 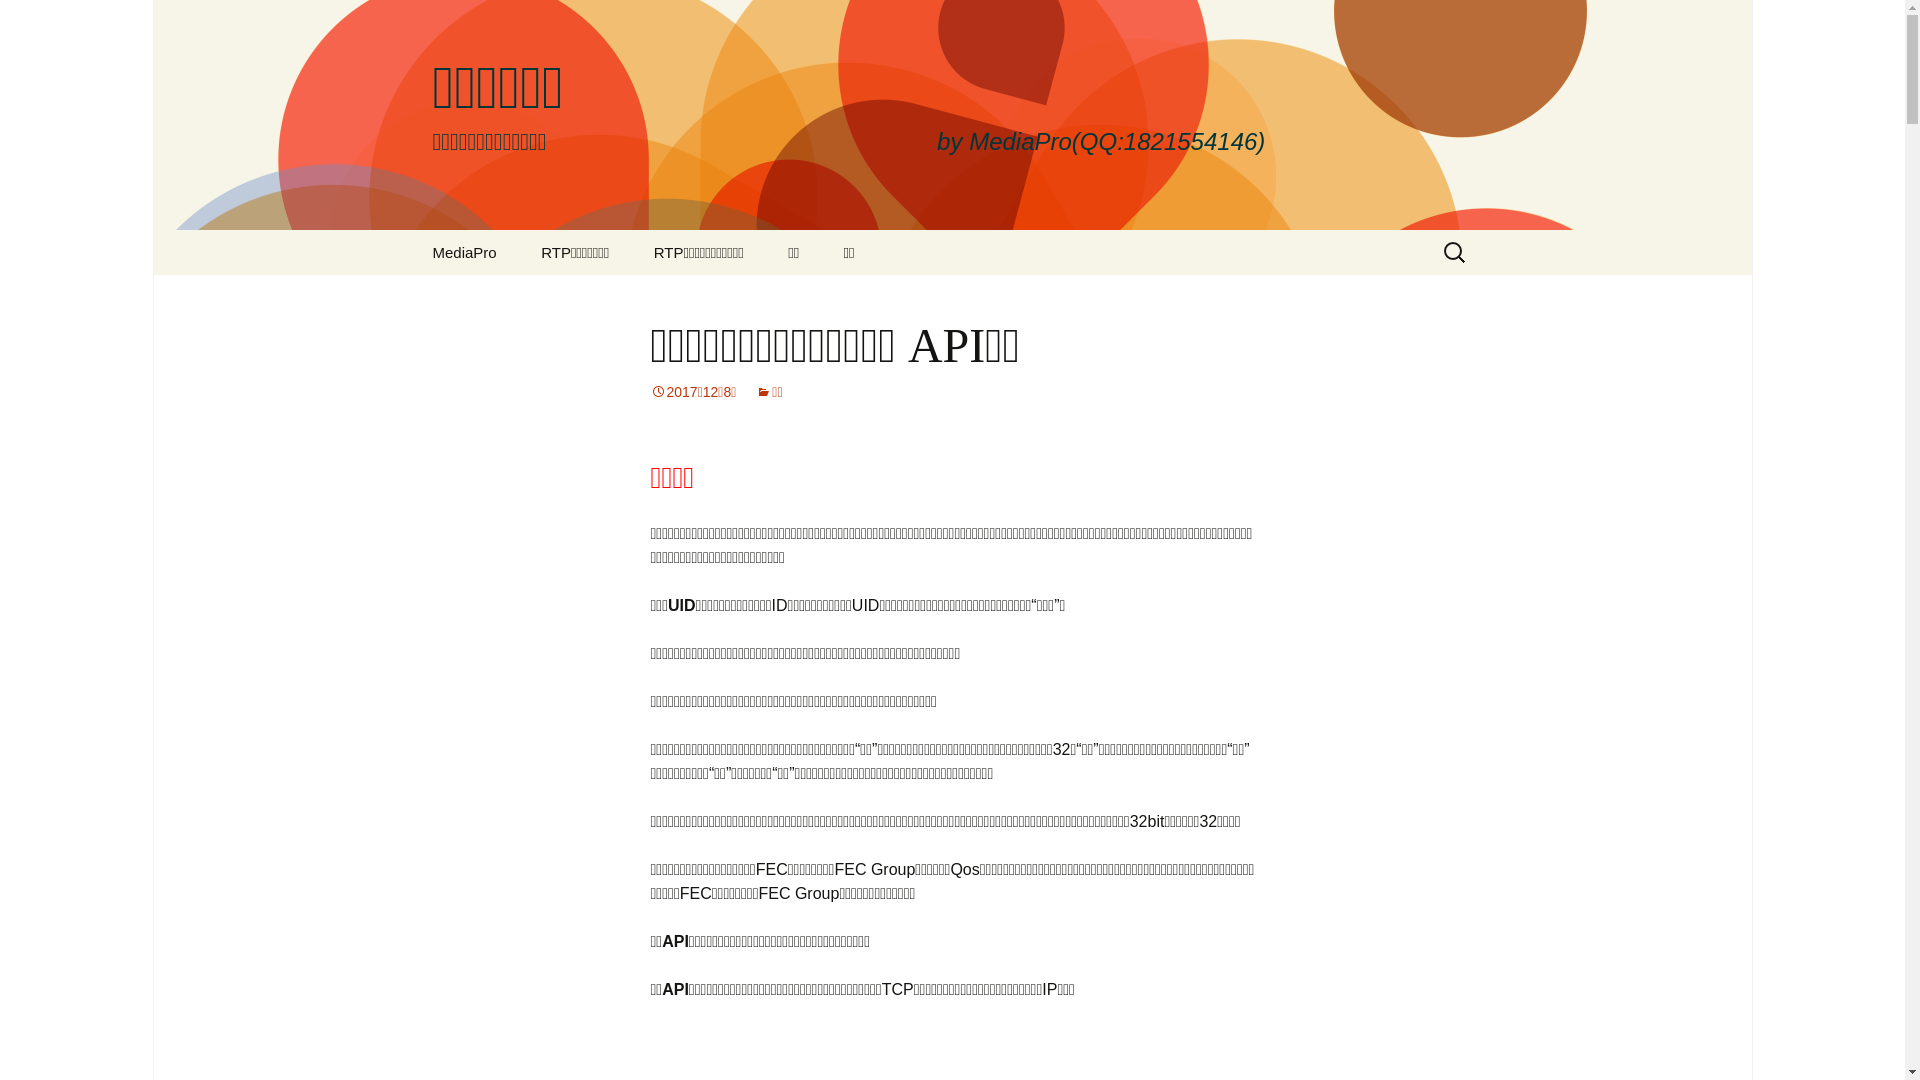 I want to click on 'MediaPro', so click(x=463, y=251).